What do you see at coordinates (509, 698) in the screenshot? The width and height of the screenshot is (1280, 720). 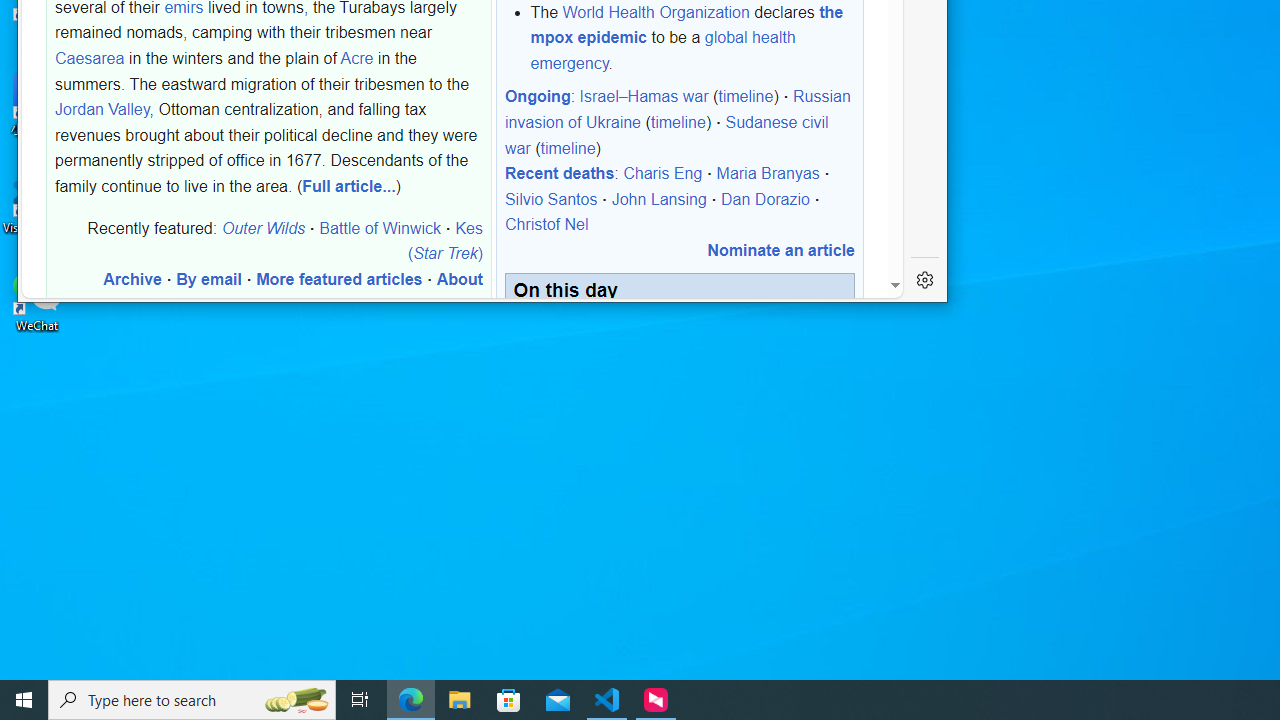 I see `'Microsoft Store'` at bounding box center [509, 698].